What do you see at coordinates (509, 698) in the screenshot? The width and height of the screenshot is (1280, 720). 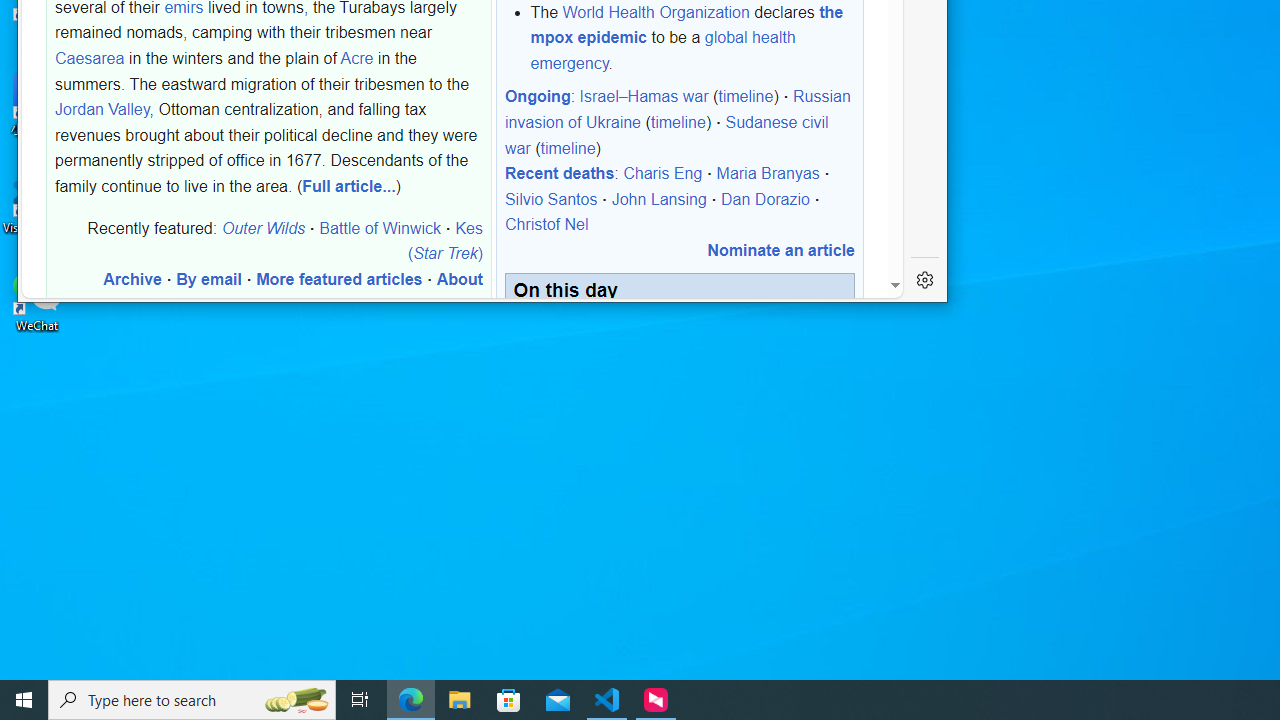 I see `'Microsoft Store'` at bounding box center [509, 698].